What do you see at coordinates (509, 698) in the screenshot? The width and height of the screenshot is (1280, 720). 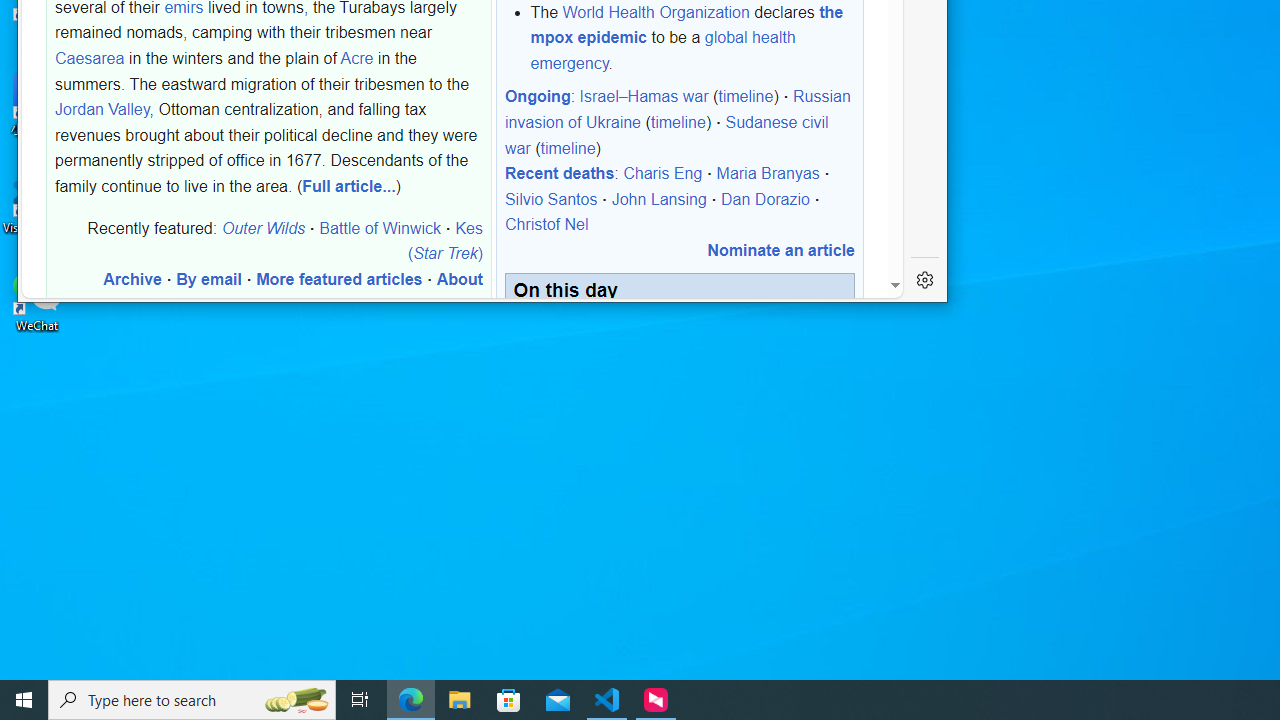 I see `'Microsoft Store'` at bounding box center [509, 698].